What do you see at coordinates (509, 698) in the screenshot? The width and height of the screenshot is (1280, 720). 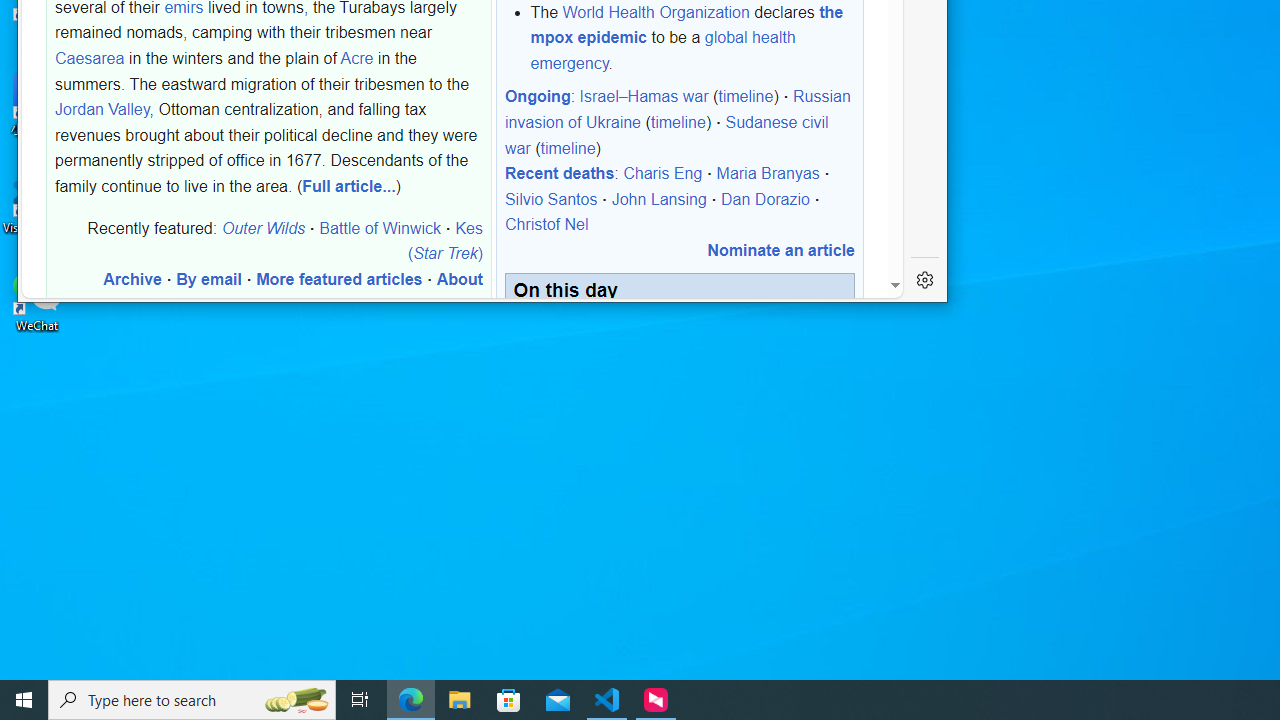 I see `'Microsoft Store'` at bounding box center [509, 698].